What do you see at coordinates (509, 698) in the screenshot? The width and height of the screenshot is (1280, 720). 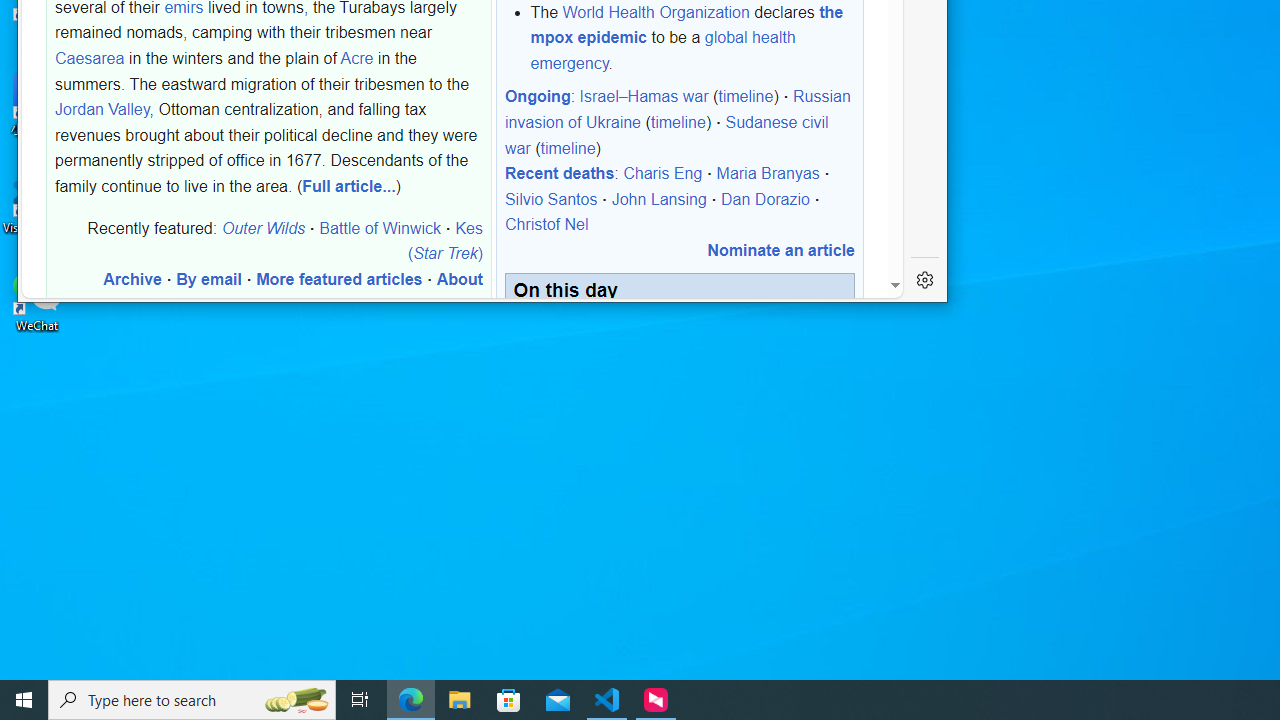 I see `'Microsoft Store'` at bounding box center [509, 698].